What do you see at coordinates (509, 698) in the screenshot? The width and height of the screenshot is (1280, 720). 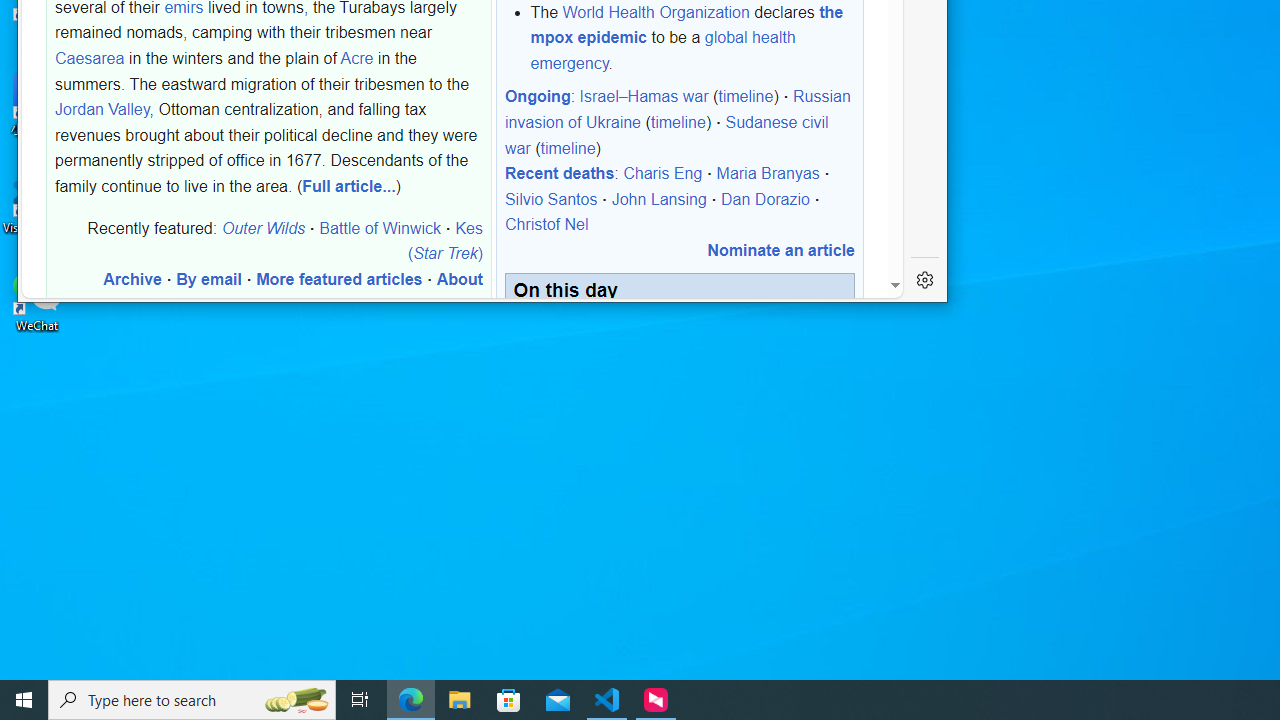 I see `'Microsoft Store'` at bounding box center [509, 698].